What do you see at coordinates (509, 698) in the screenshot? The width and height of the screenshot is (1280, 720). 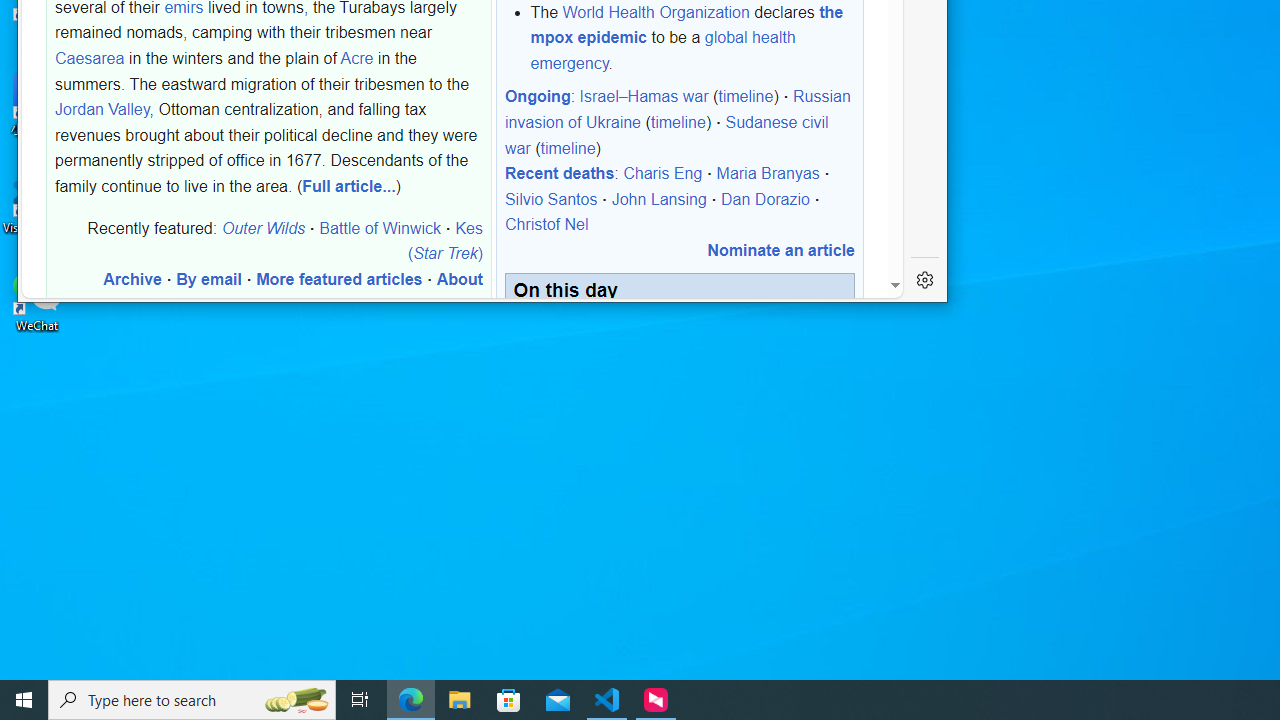 I see `'Microsoft Store'` at bounding box center [509, 698].